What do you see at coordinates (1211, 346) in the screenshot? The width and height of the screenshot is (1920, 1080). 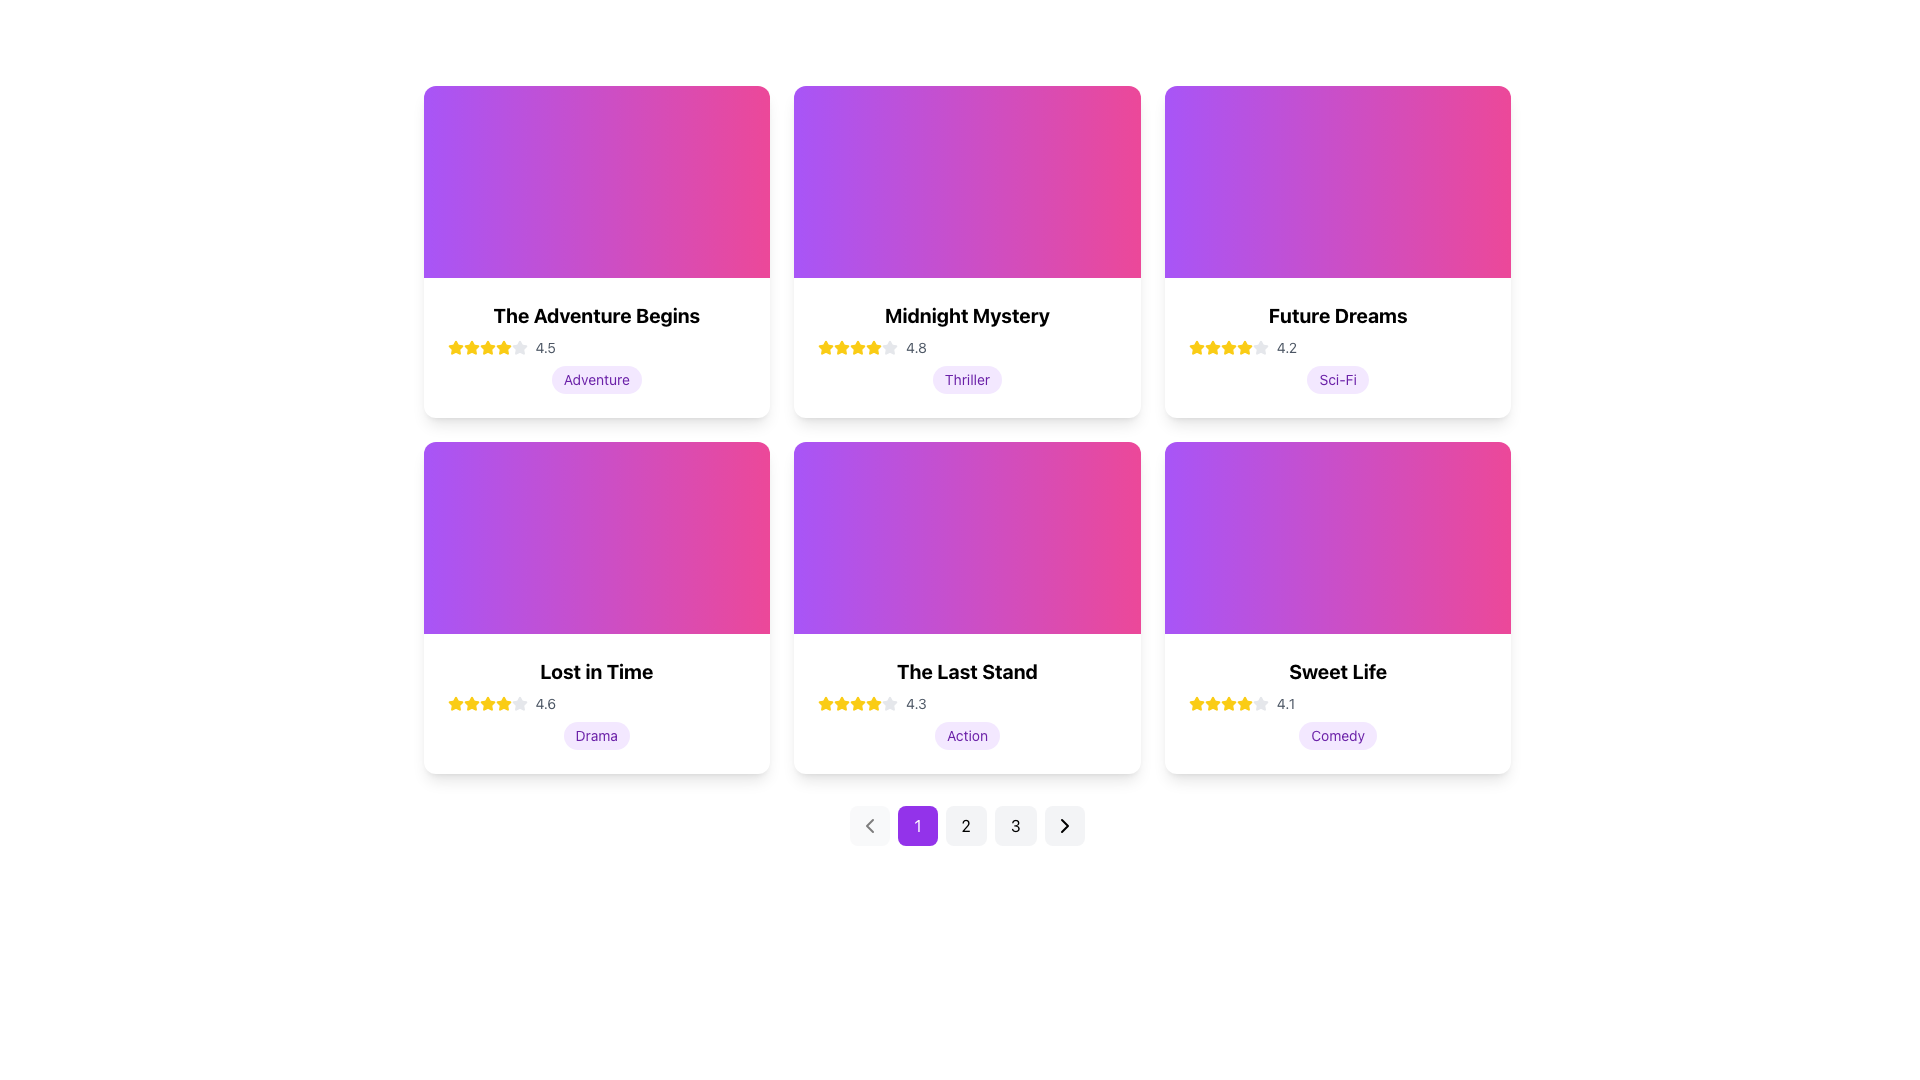 I see `the third star icon representing a rating of 3 stars out of 5 for the content in the 'Future Dreams' card` at bounding box center [1211, 346].